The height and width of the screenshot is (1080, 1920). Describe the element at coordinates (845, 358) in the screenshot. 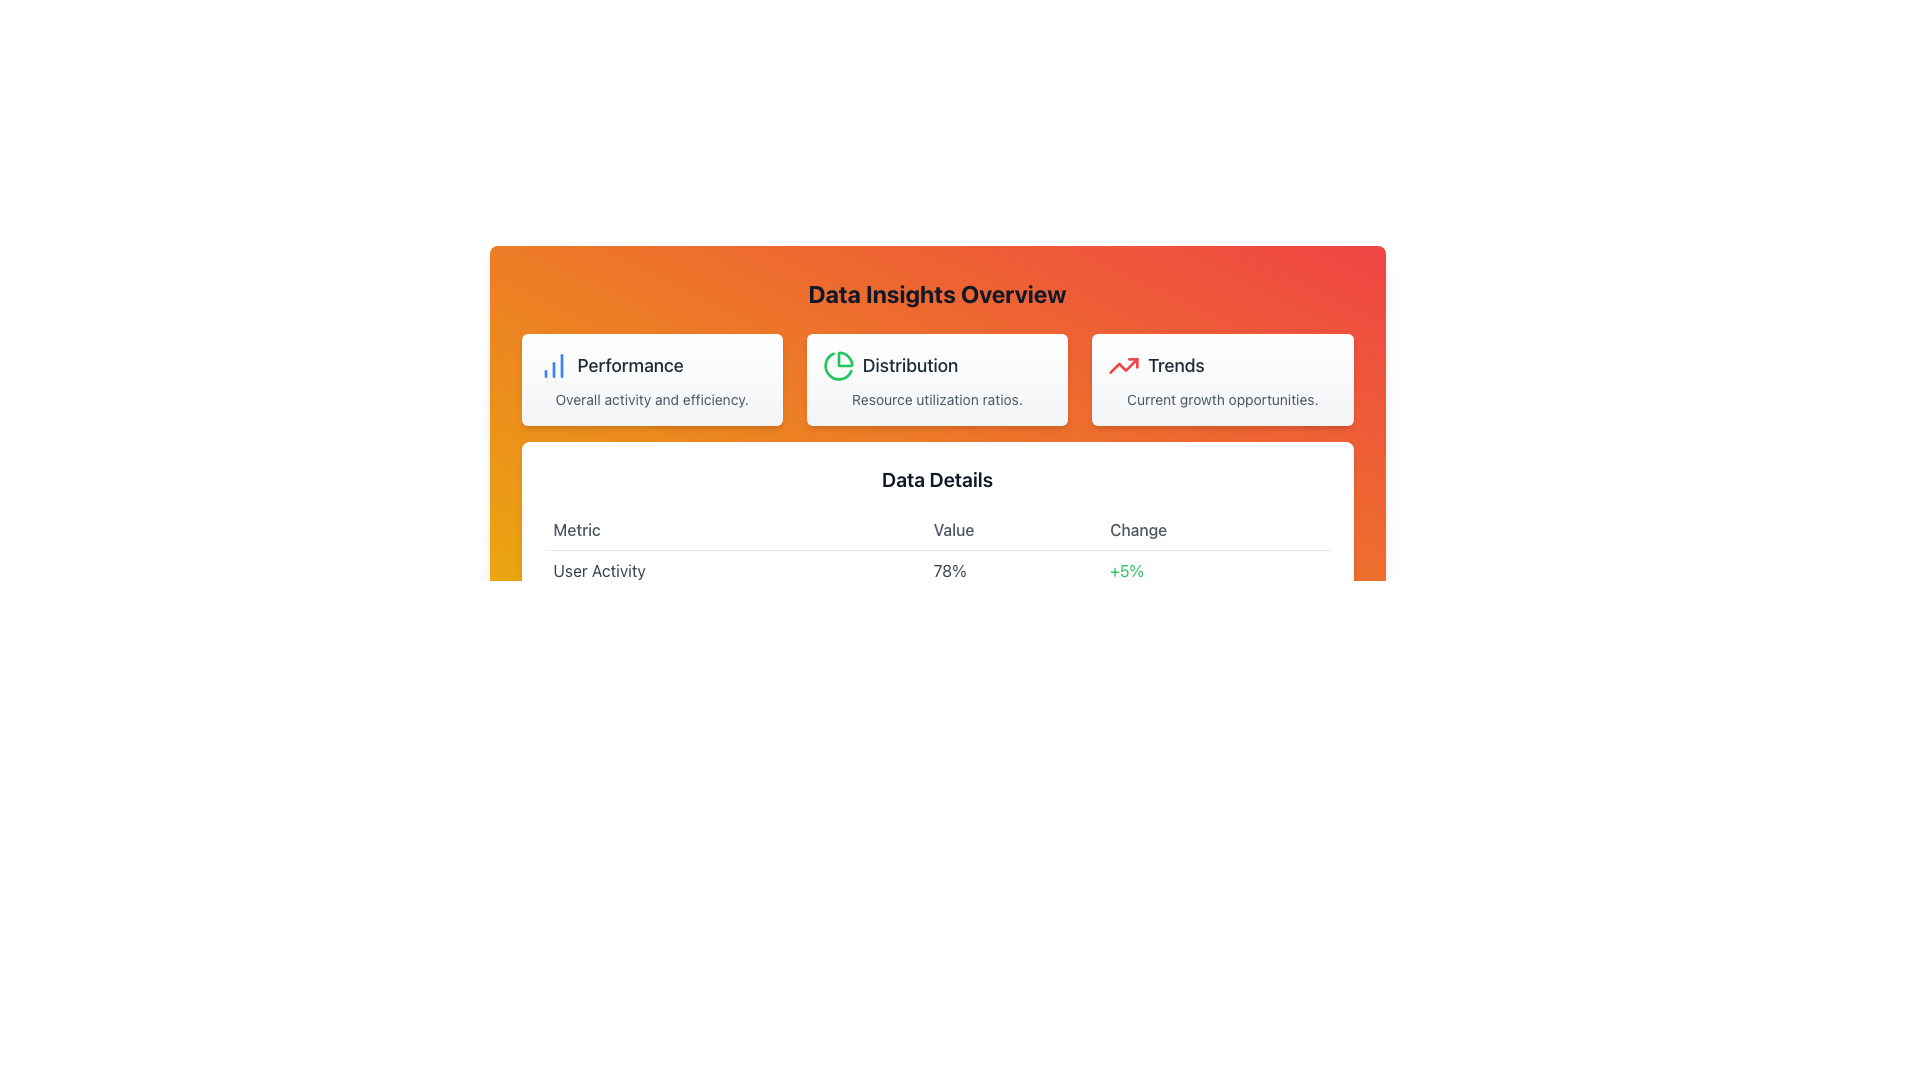

I see `the left segment of the SVG pie chart icon located in the 'Distribution' card at the top center of the interface` at that location.